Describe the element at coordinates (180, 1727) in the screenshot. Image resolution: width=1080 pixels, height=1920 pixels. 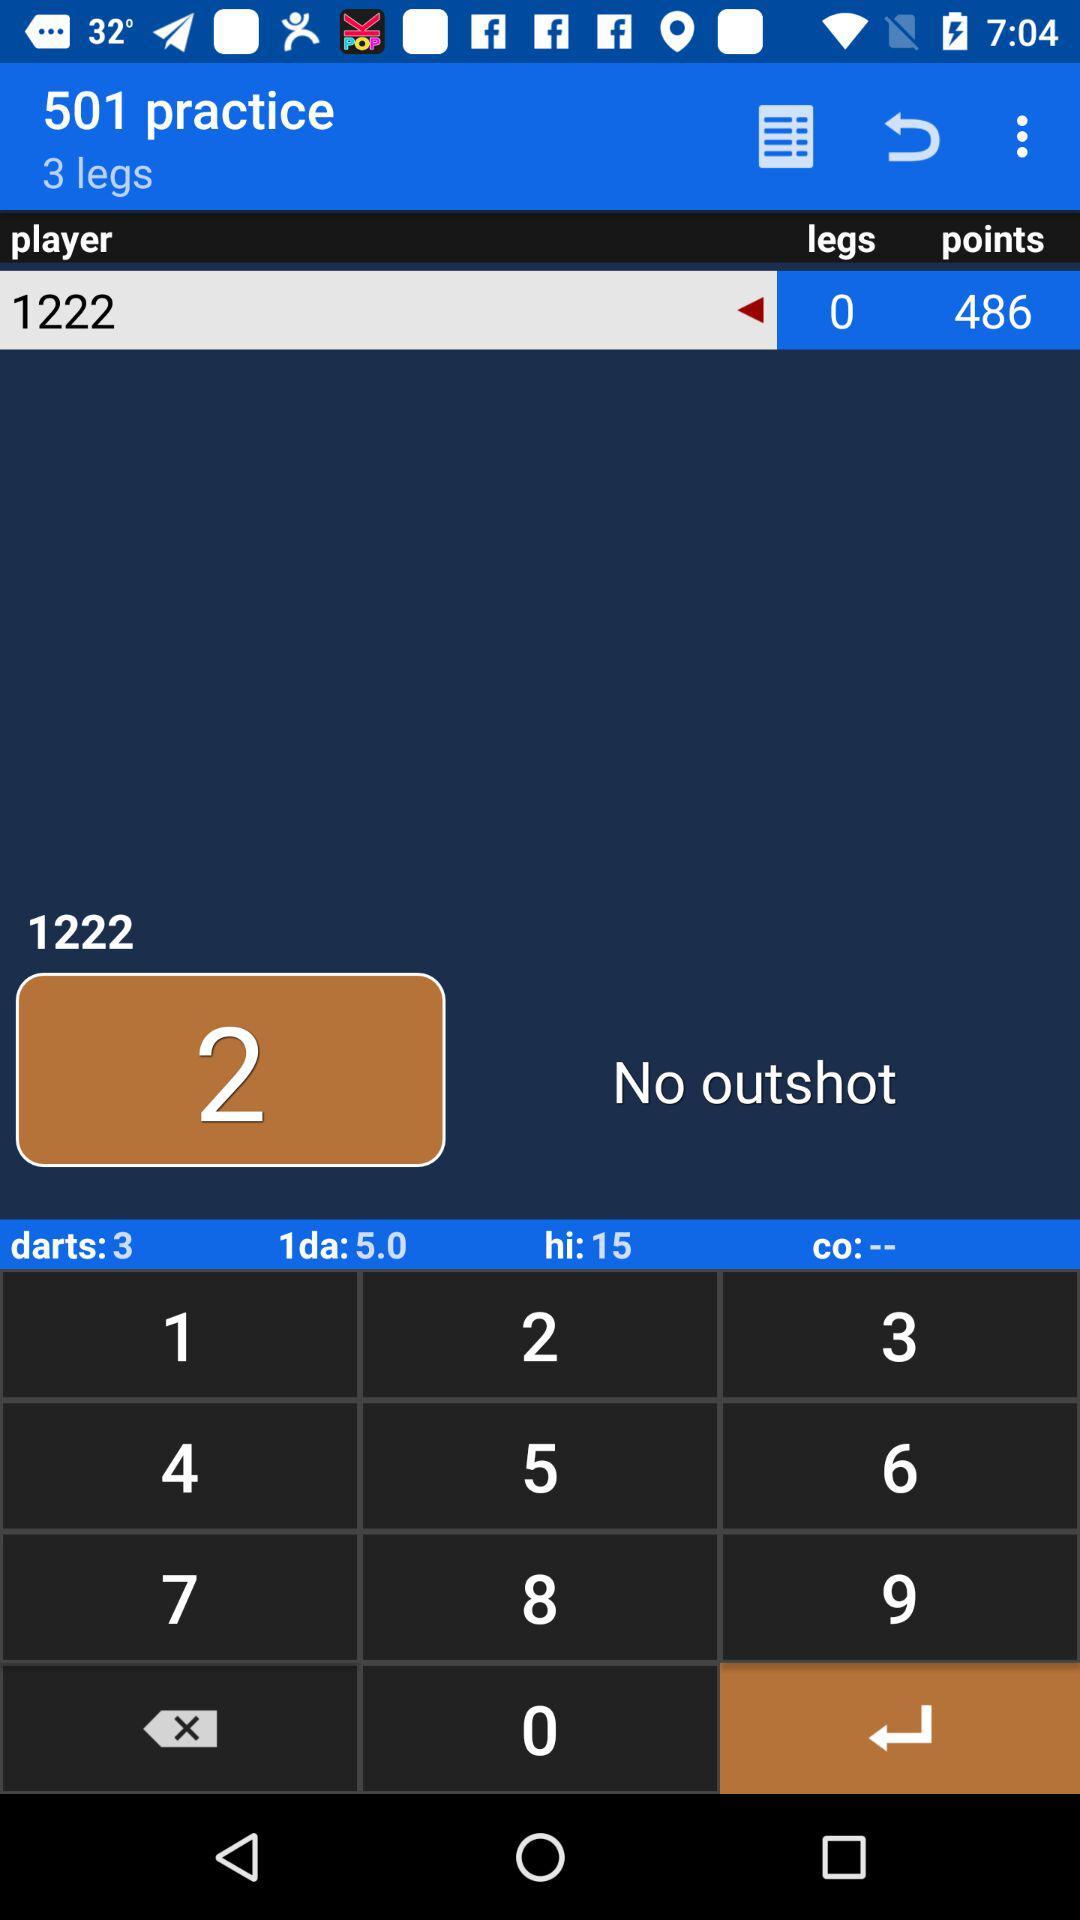
I see `button to the left of 8 item` at that location.